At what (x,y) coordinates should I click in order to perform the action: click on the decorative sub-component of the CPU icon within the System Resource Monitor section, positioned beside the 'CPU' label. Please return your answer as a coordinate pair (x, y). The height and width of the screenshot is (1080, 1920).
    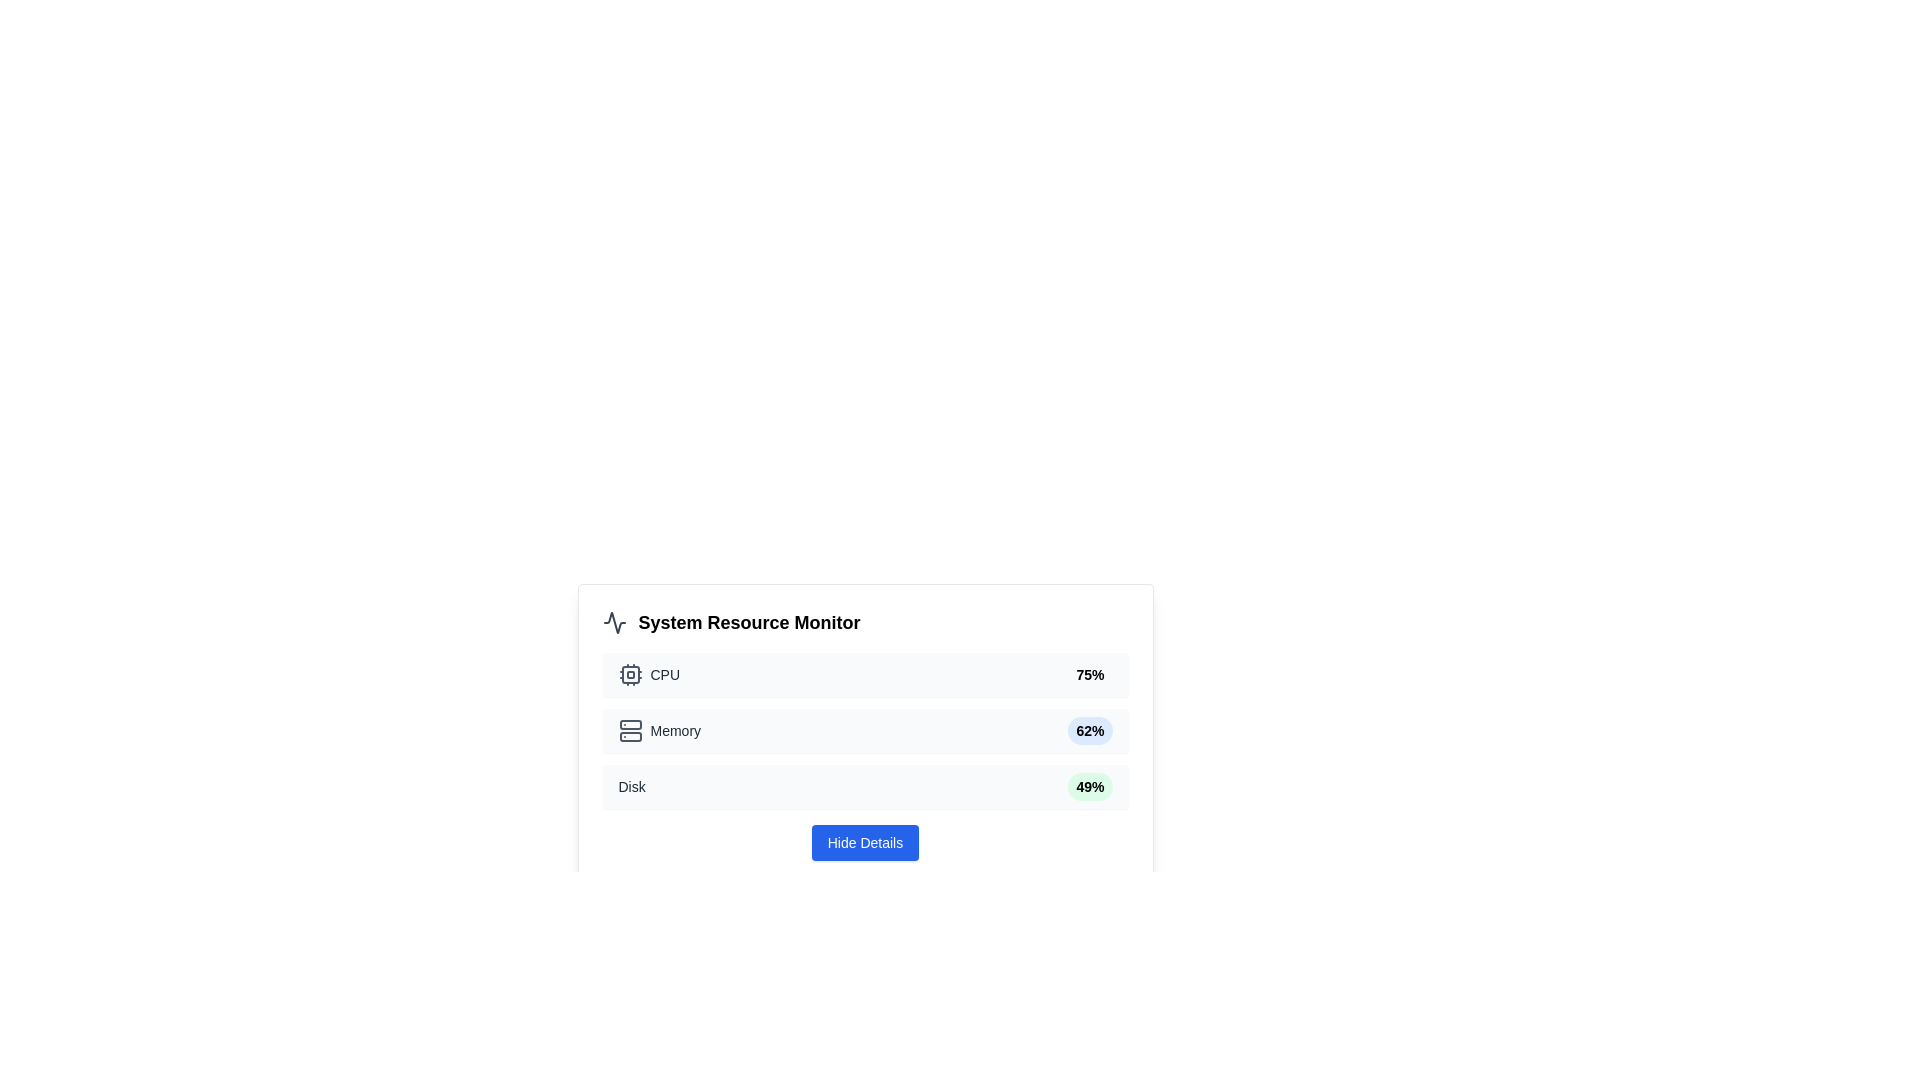
    Looking at the image, I should click on (629, 675).